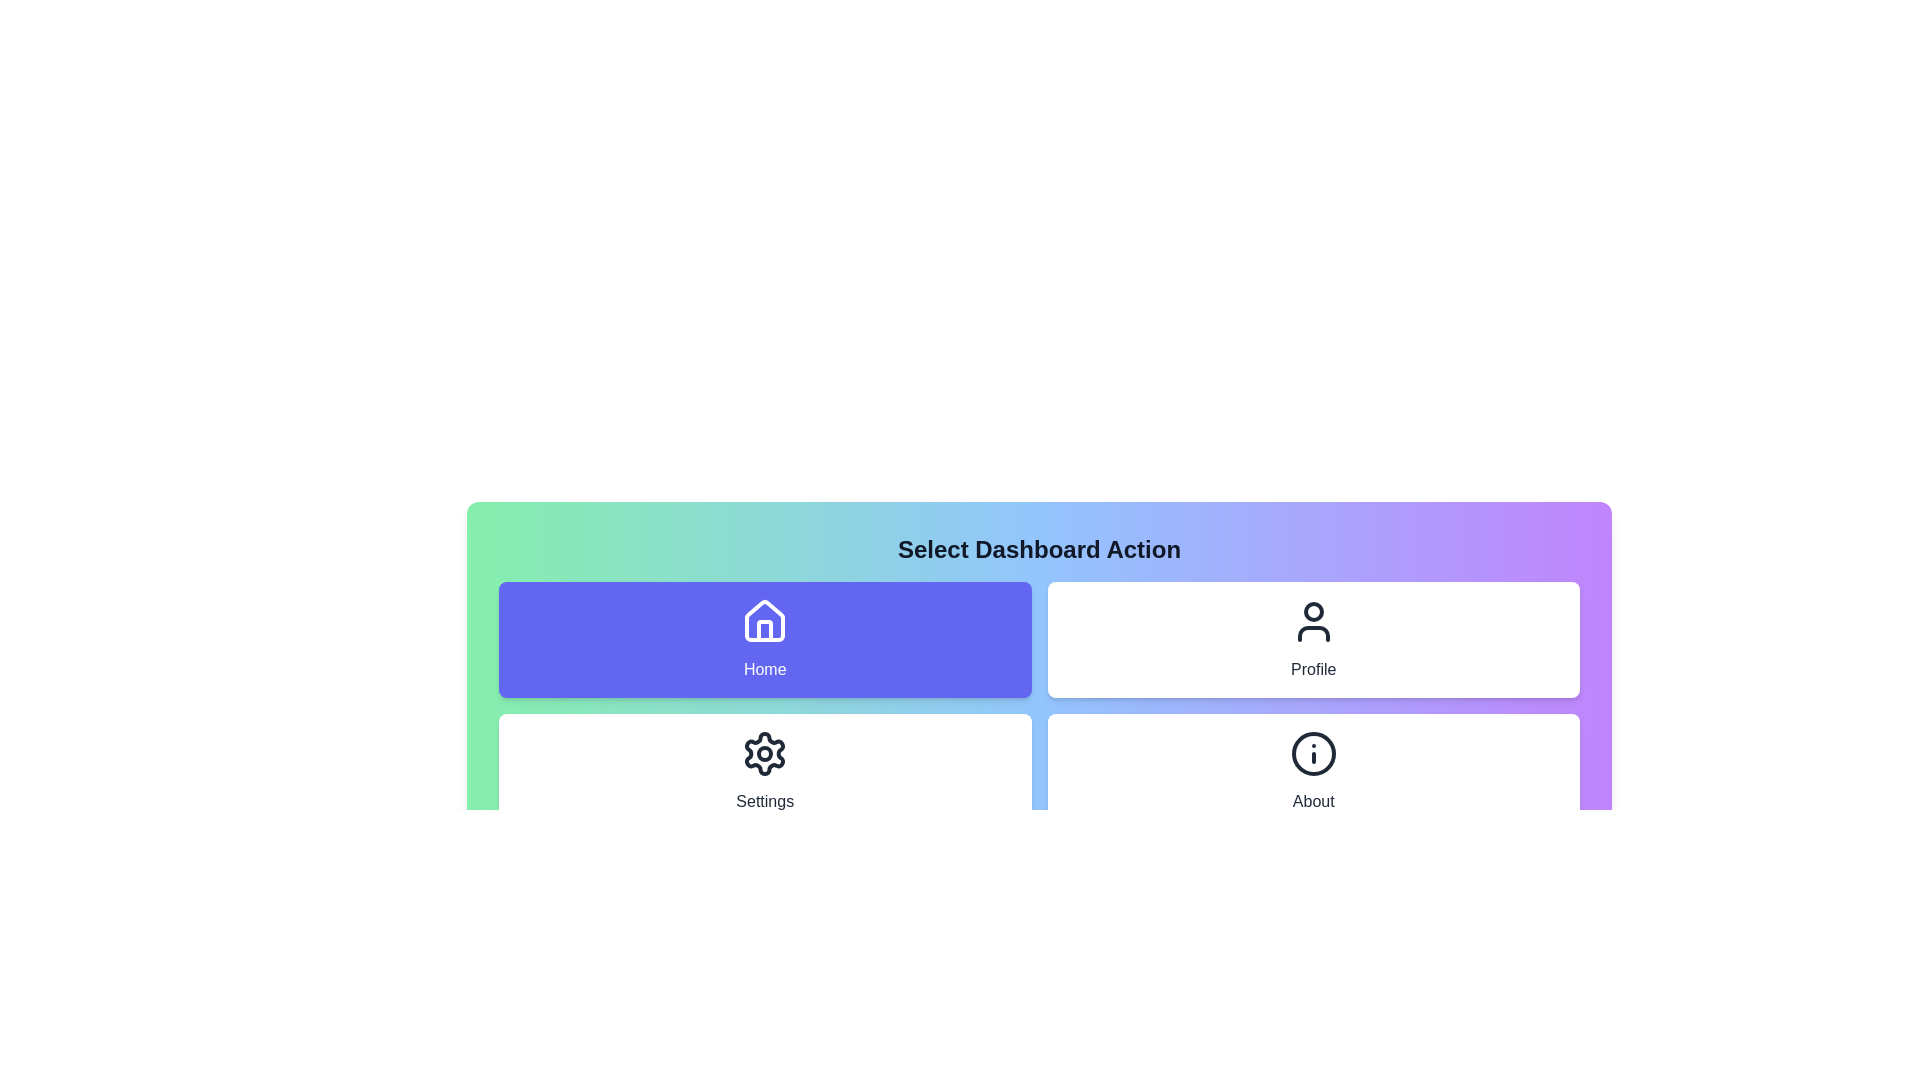 The height and width of the screenshot is (1080, 1920). I want to click on the Settings button to select the corresponding dashboard action, so click(764, 770).